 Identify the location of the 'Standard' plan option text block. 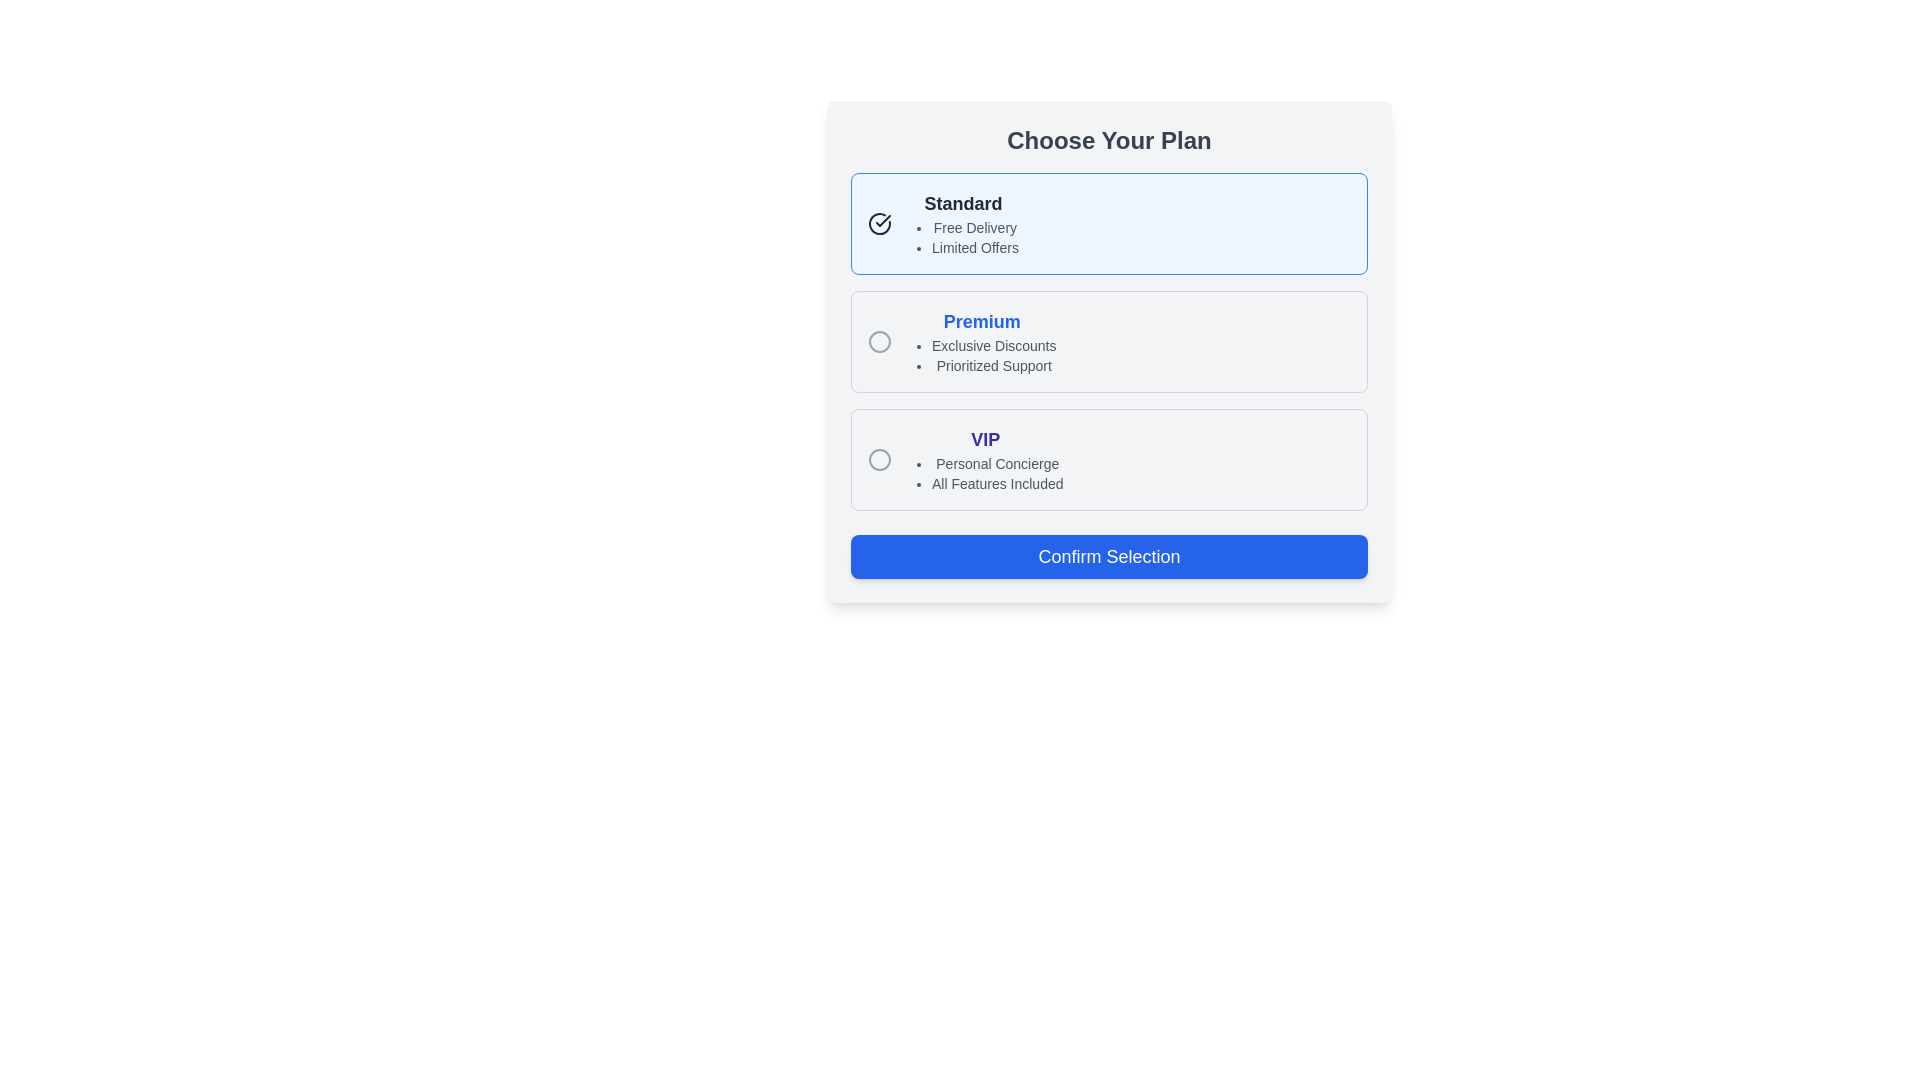
(963, 223).